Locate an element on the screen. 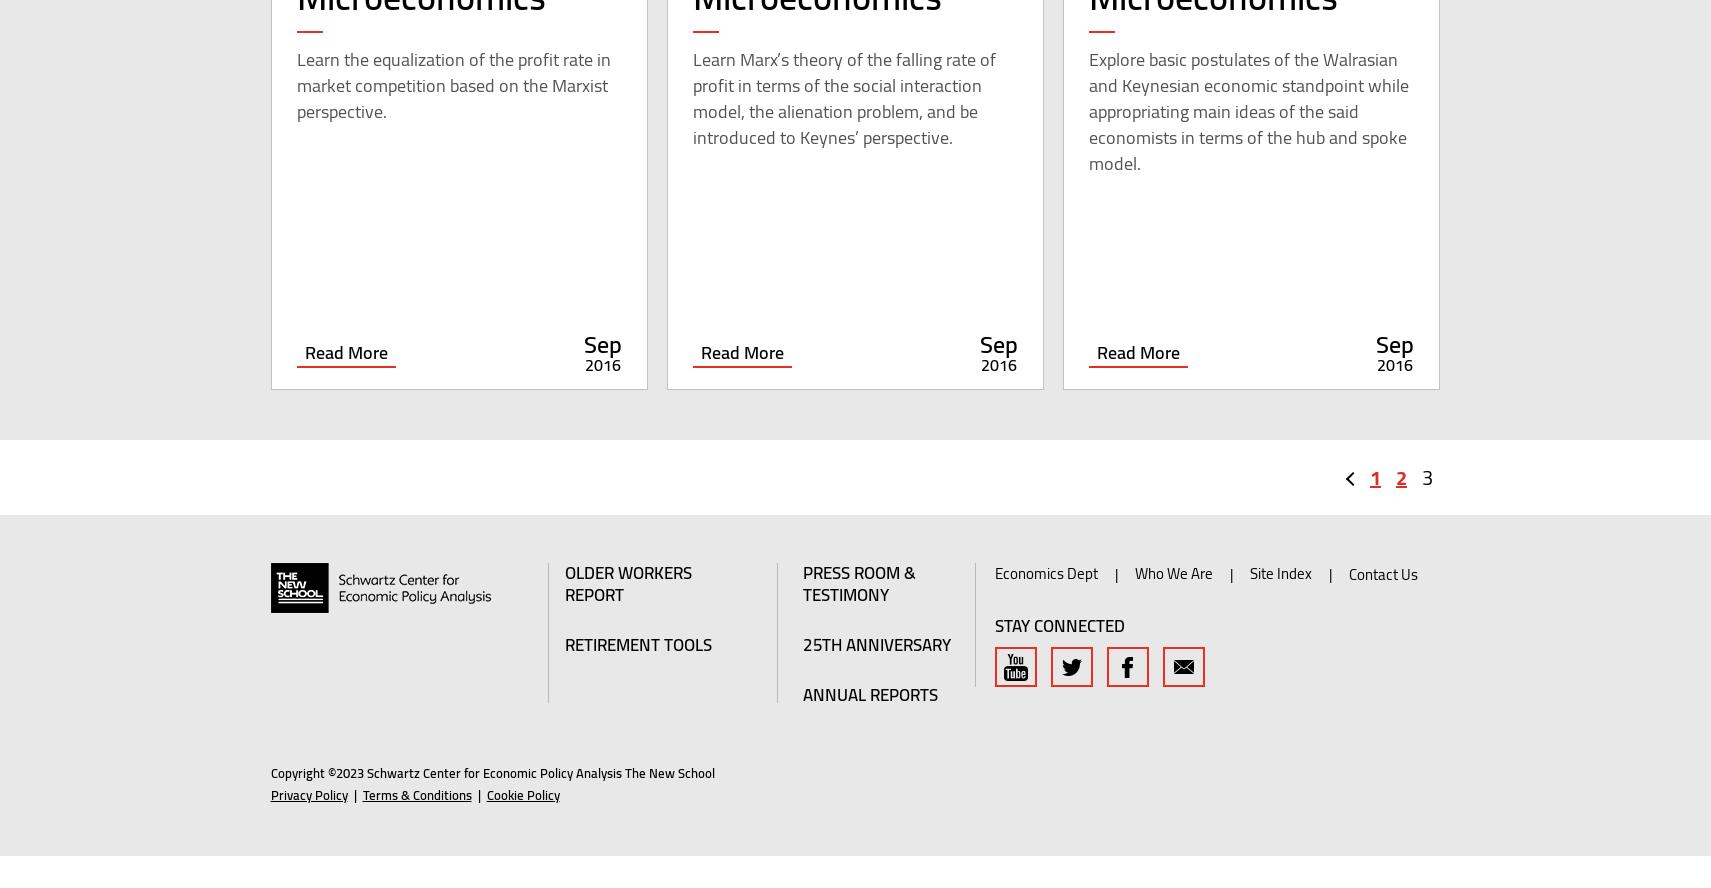 This screenshot has height=888, width=1711. 'Learn Marx’s theory of the falling rate of profit in terms of the social interaction model, the alienation problem, and be introduced to Keynes’ perspective.' is located at coordinates (842, 130).